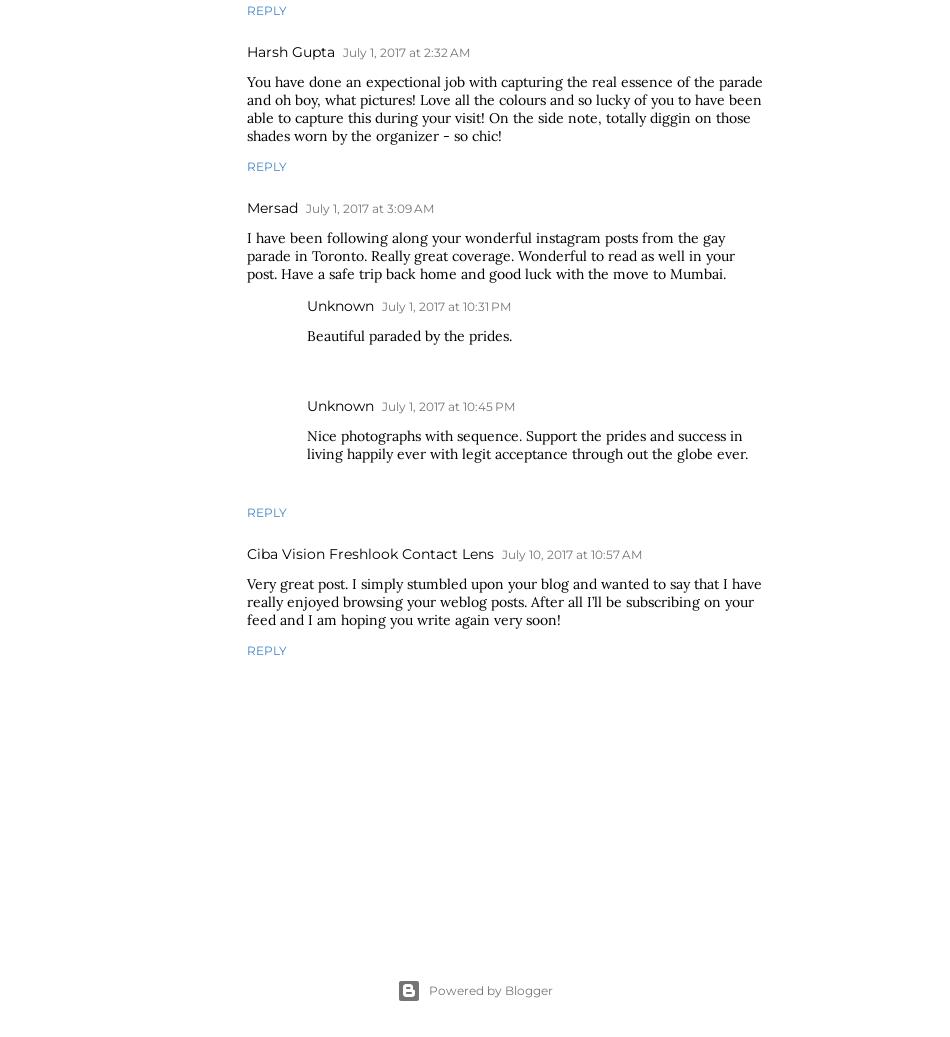  Describe the element at coordinates (490, 990) in the screenshot. I see `'Powered by Blogger'` at that location.